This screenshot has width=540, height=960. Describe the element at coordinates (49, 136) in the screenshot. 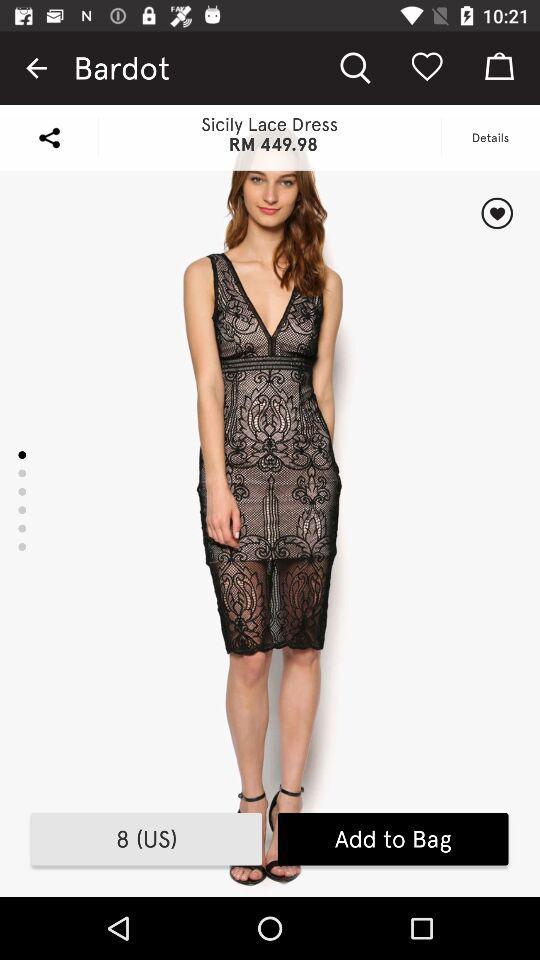

I see `share page` at that location.